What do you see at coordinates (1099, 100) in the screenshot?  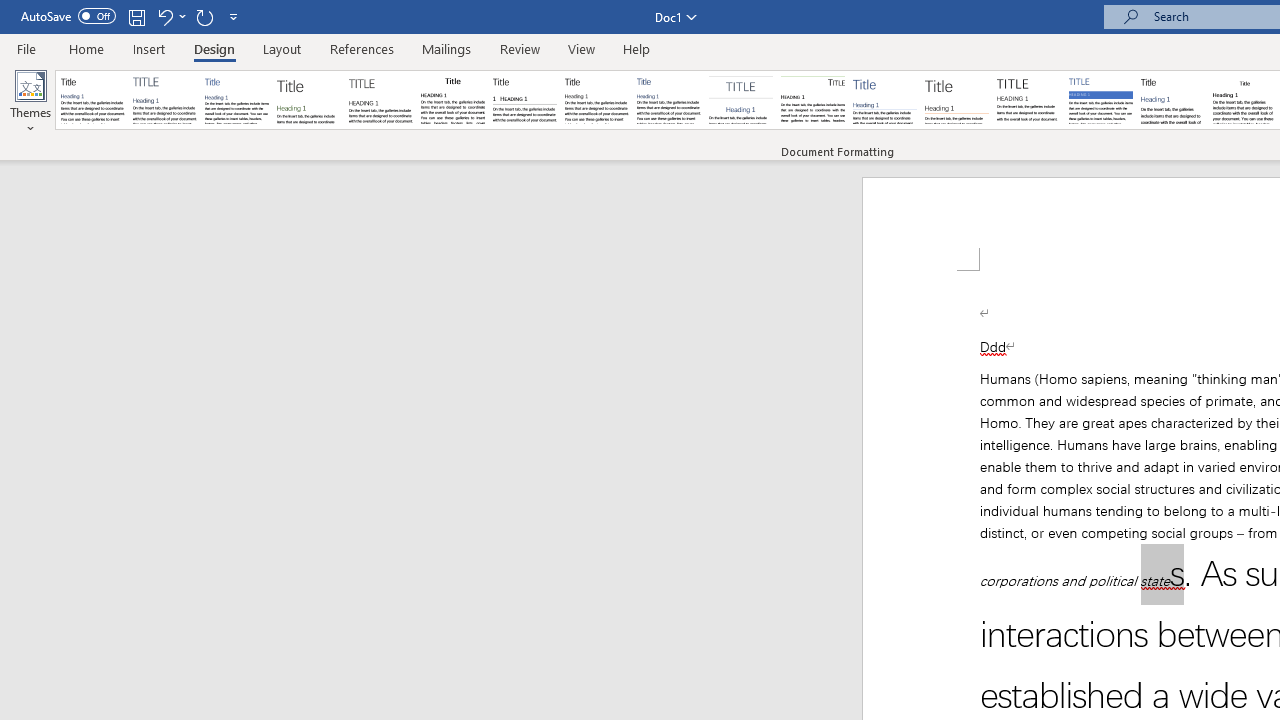 I see `'Shaded'` at bounding box center [1099, 100].